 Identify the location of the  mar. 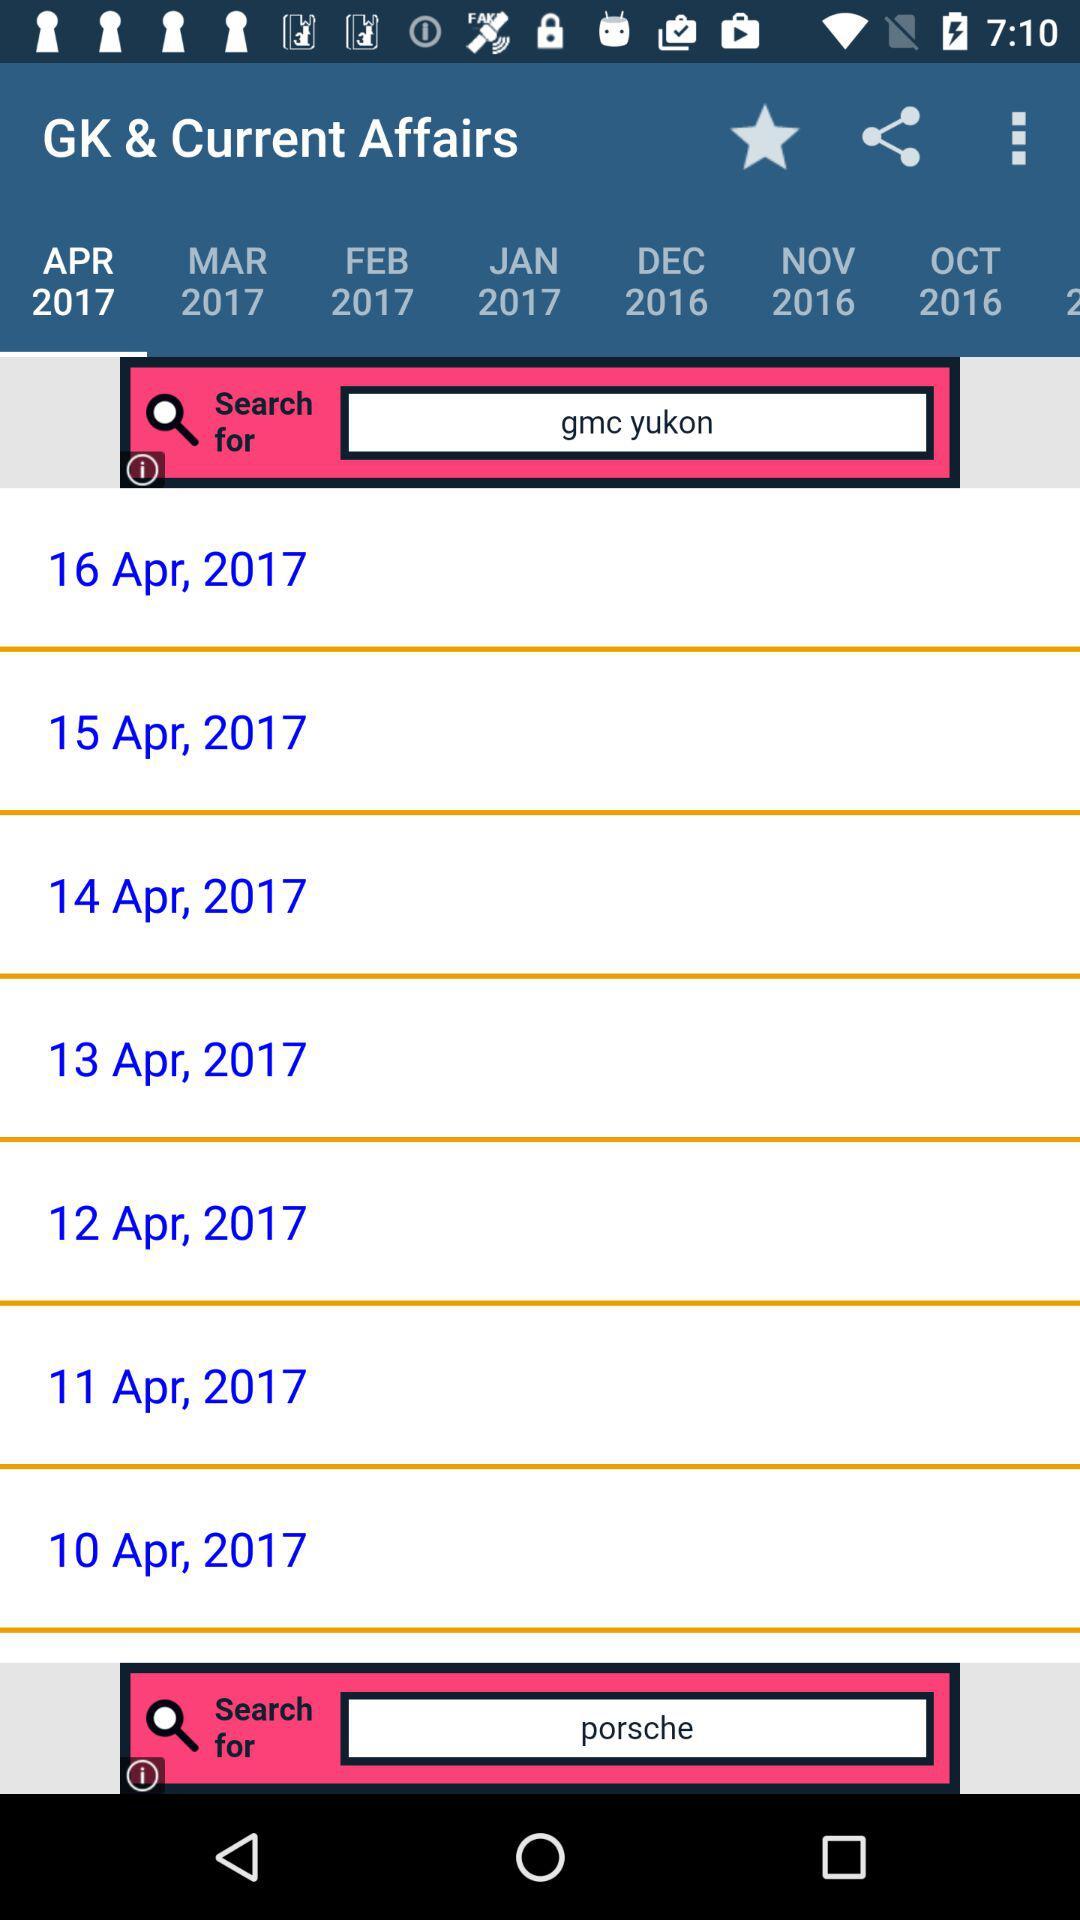
(223, 279).